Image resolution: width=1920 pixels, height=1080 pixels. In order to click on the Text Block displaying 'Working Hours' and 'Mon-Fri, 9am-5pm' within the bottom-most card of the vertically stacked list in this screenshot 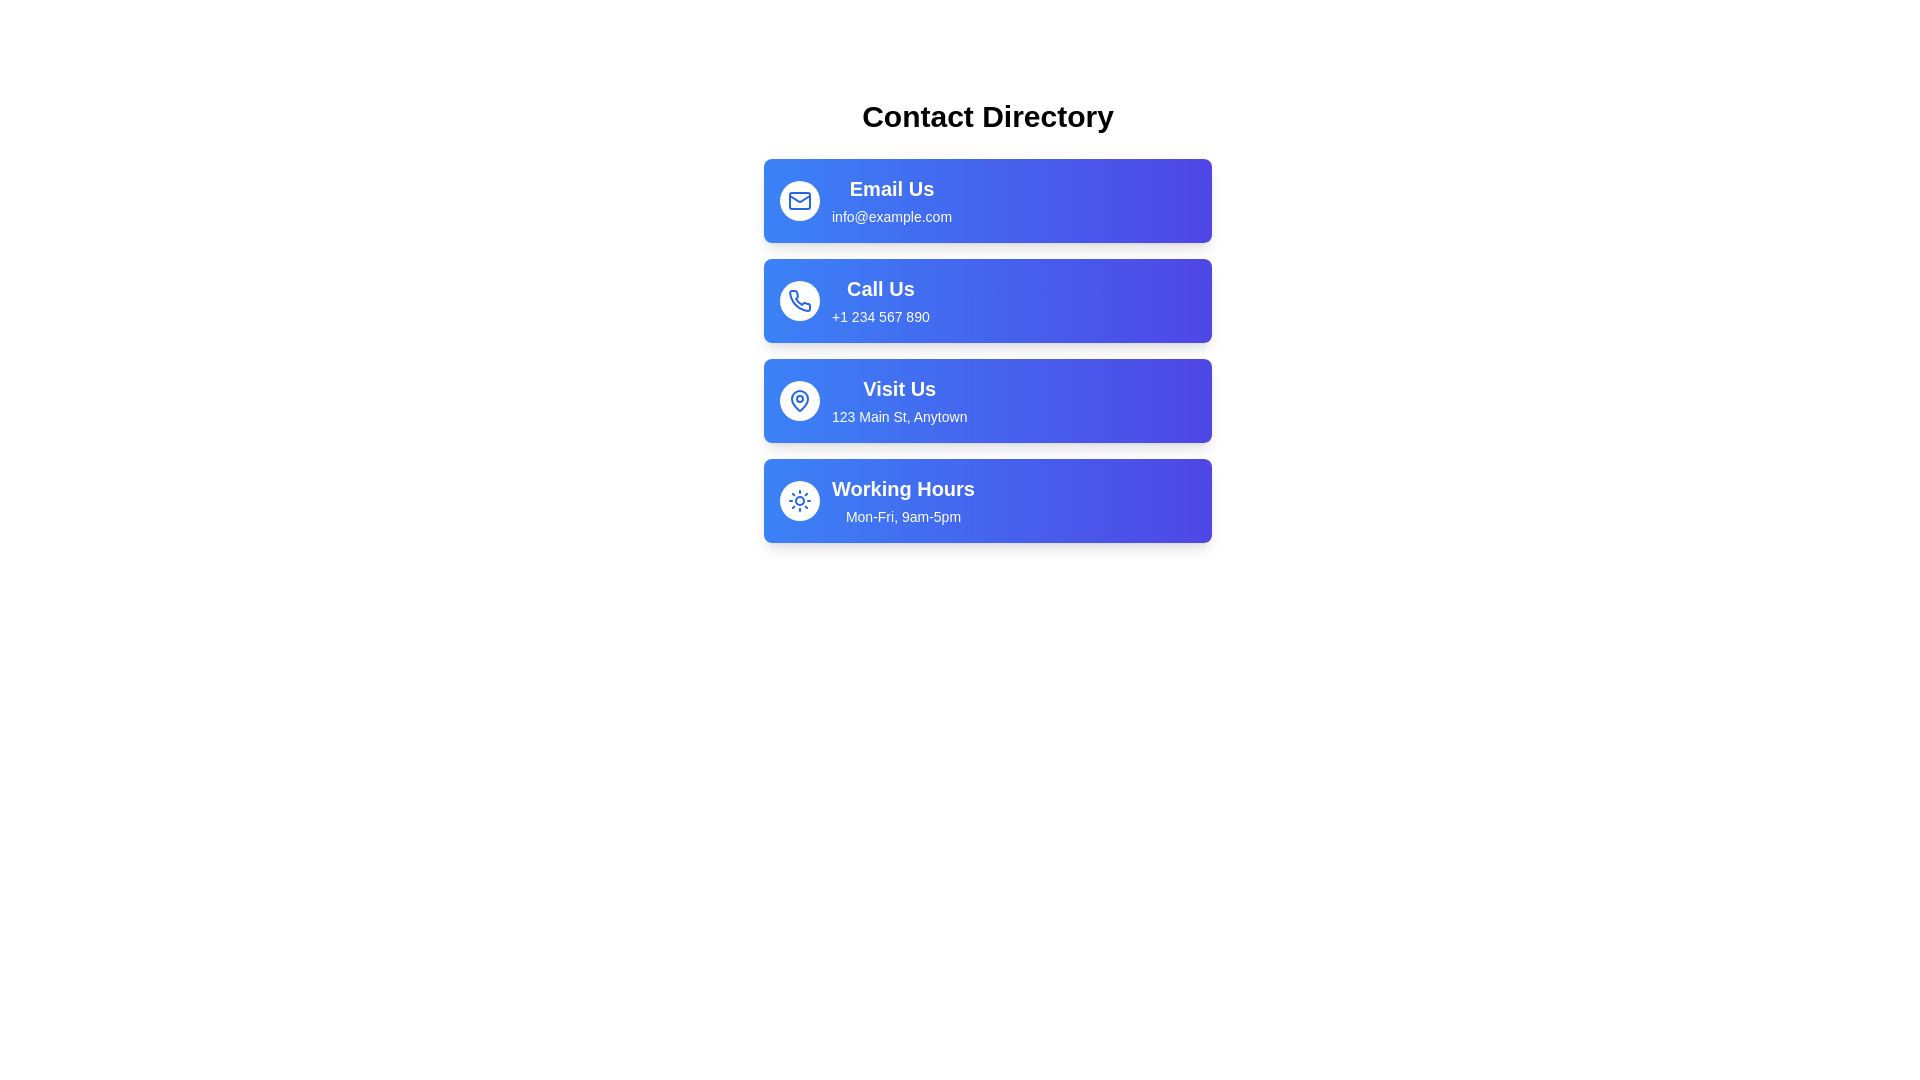, I will do `click(902, 500)`.